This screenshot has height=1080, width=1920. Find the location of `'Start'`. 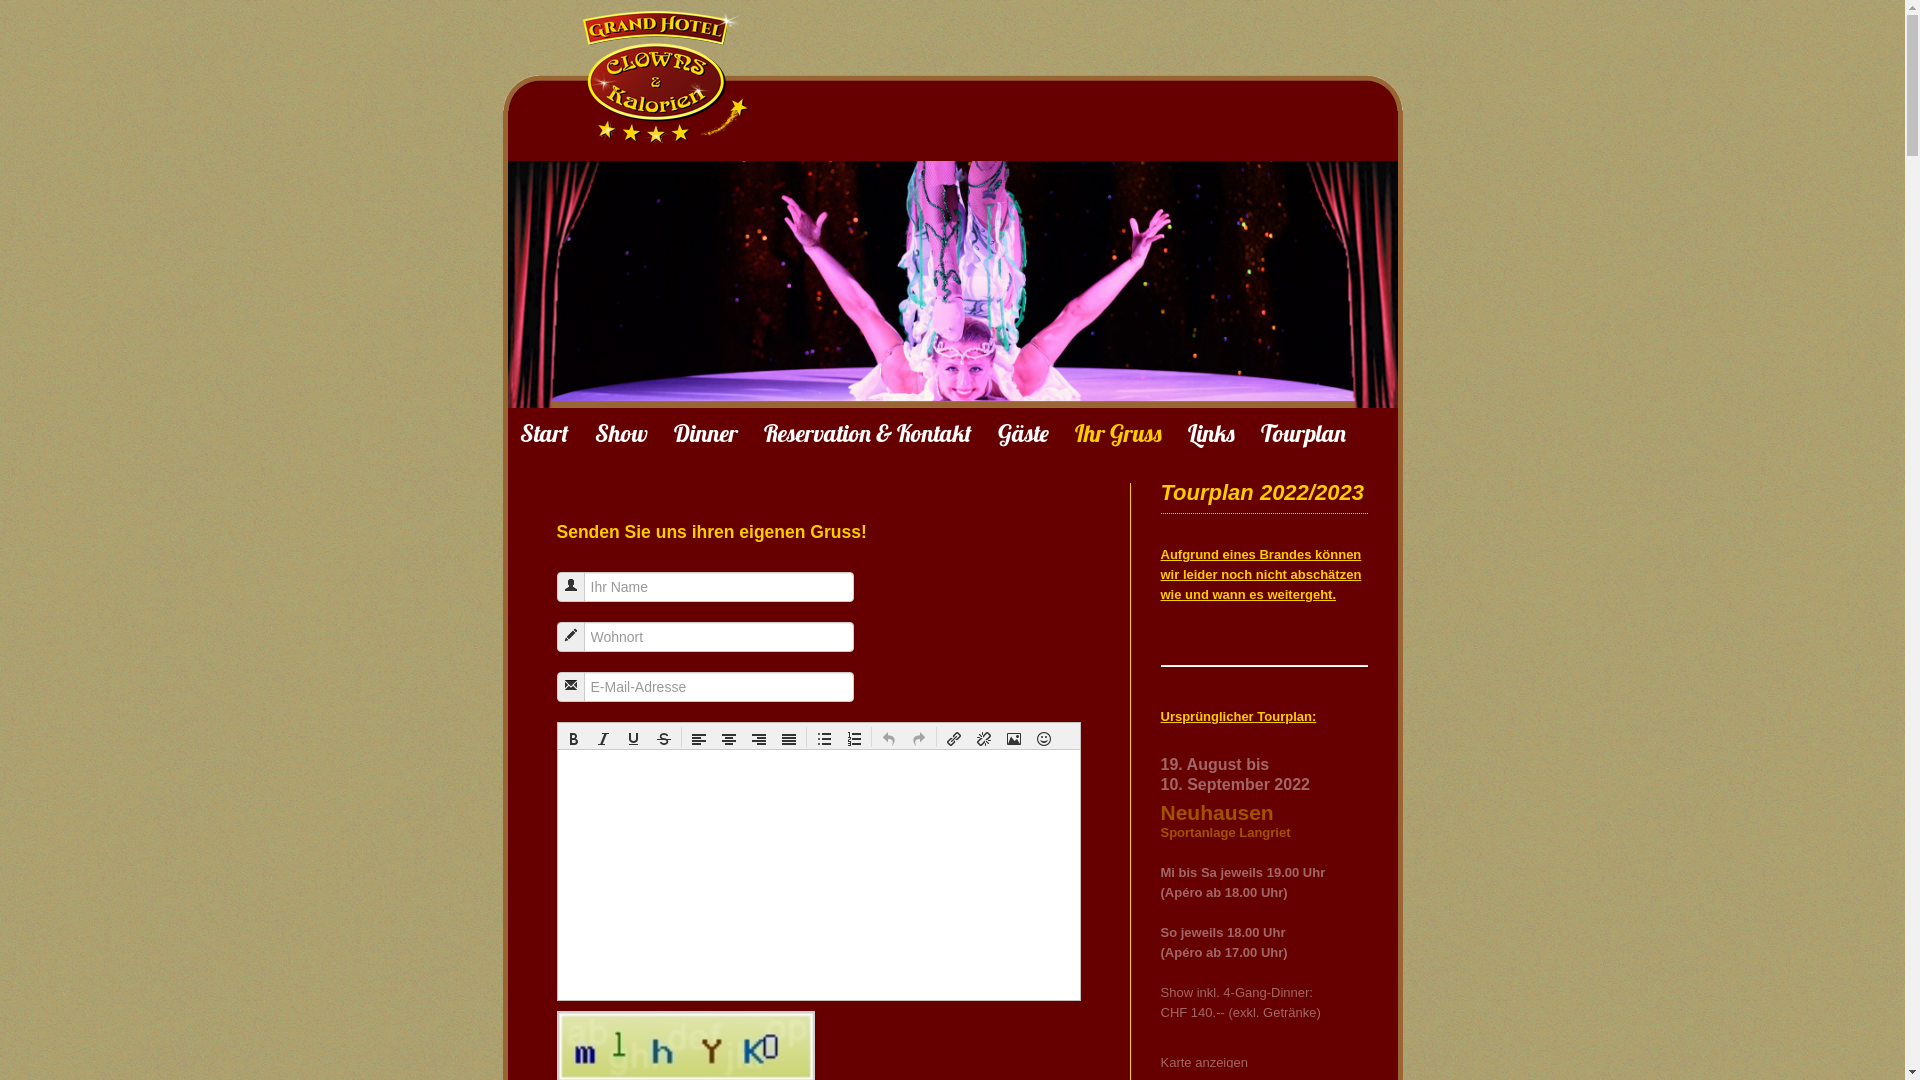

'Start' is located at coordinates (544, 431).